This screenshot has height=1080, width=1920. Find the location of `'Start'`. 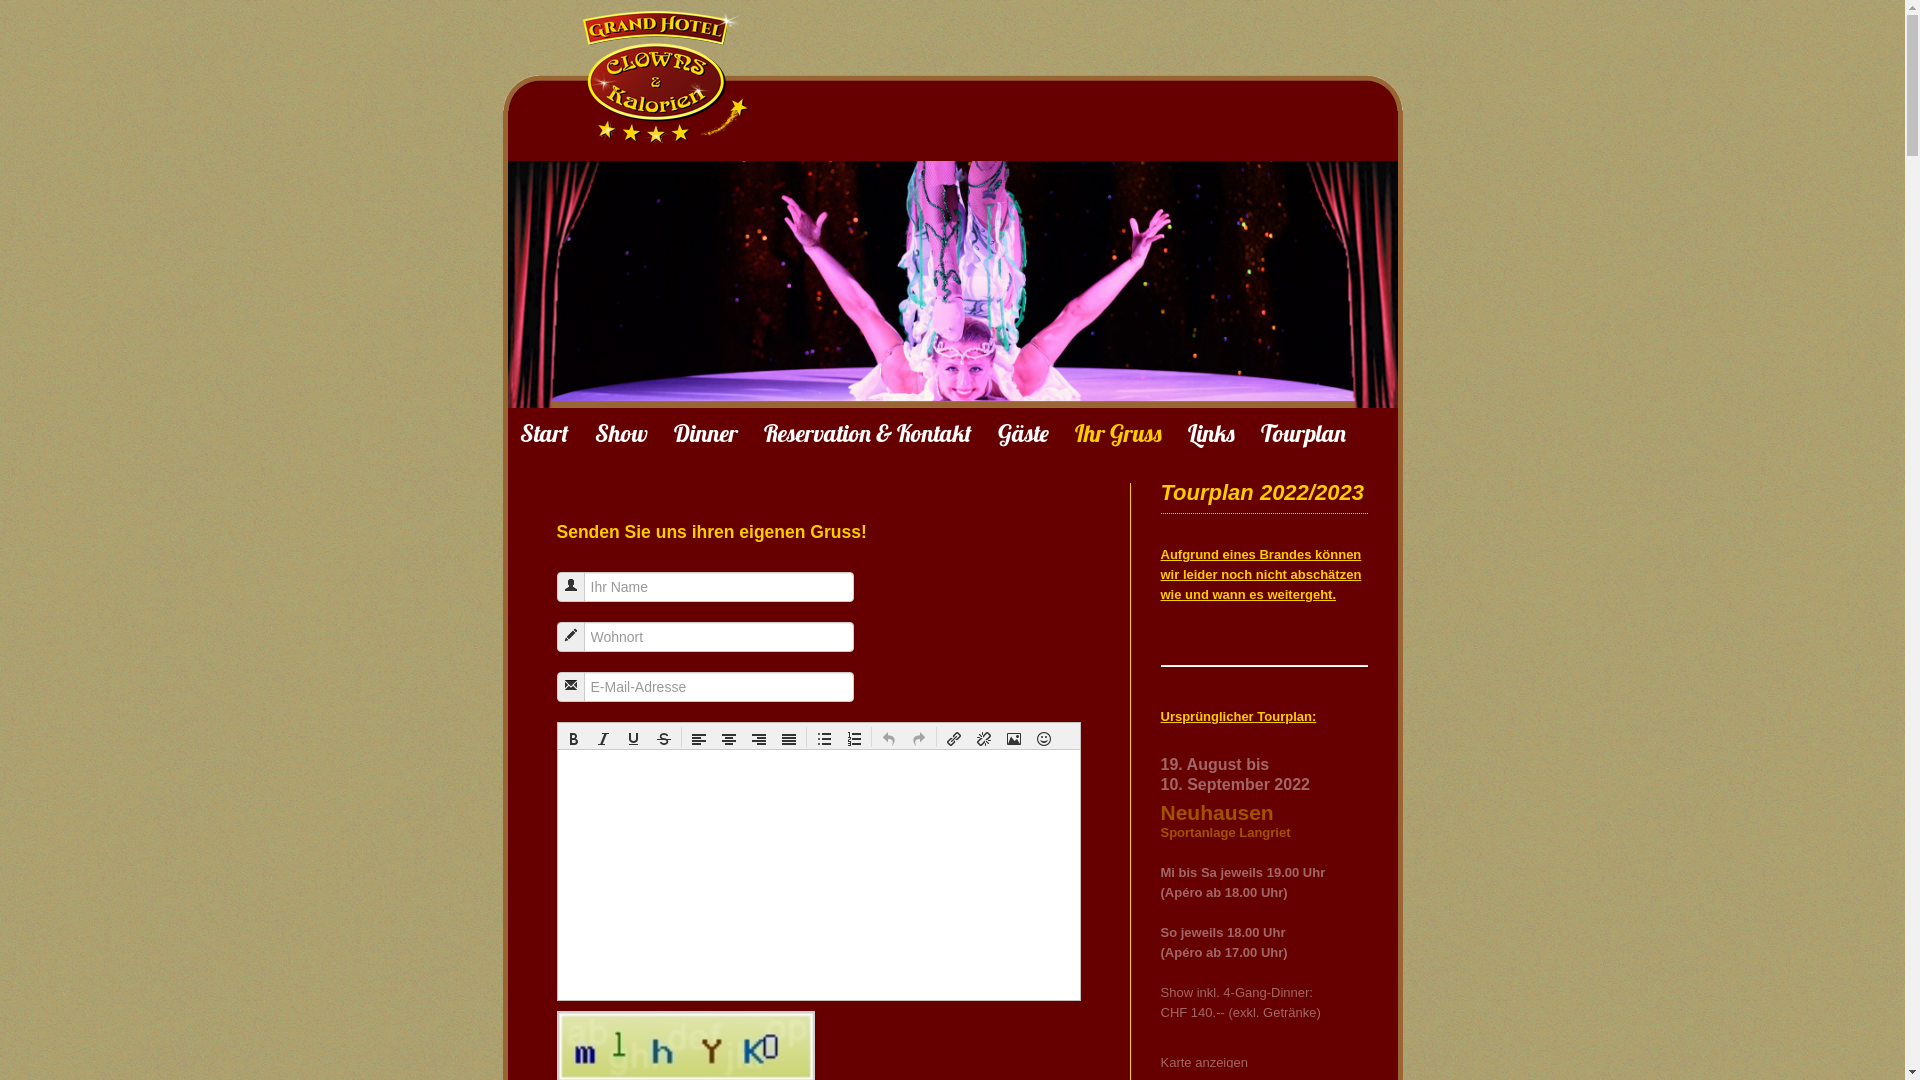

'Start' is located at coordinates (544, 431).